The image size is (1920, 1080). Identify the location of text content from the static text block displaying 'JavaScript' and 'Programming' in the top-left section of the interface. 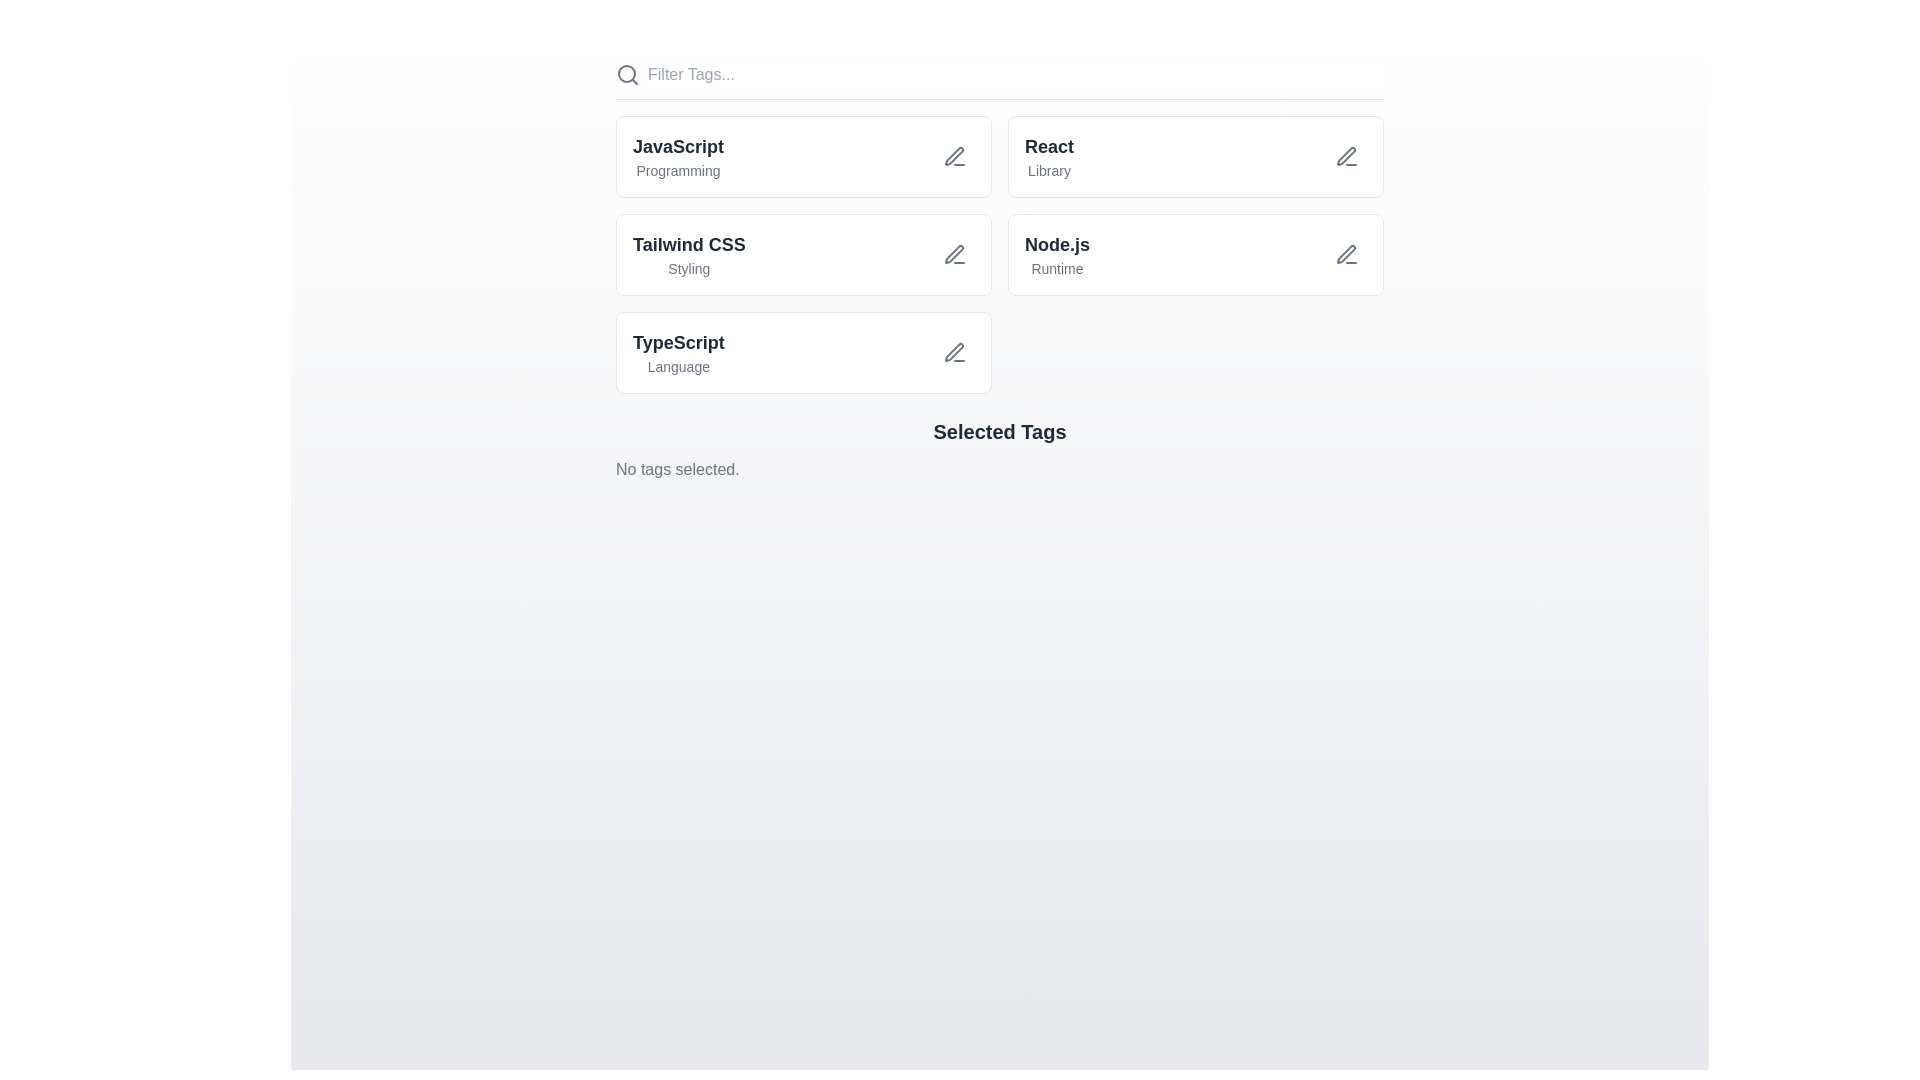
(678, 156).